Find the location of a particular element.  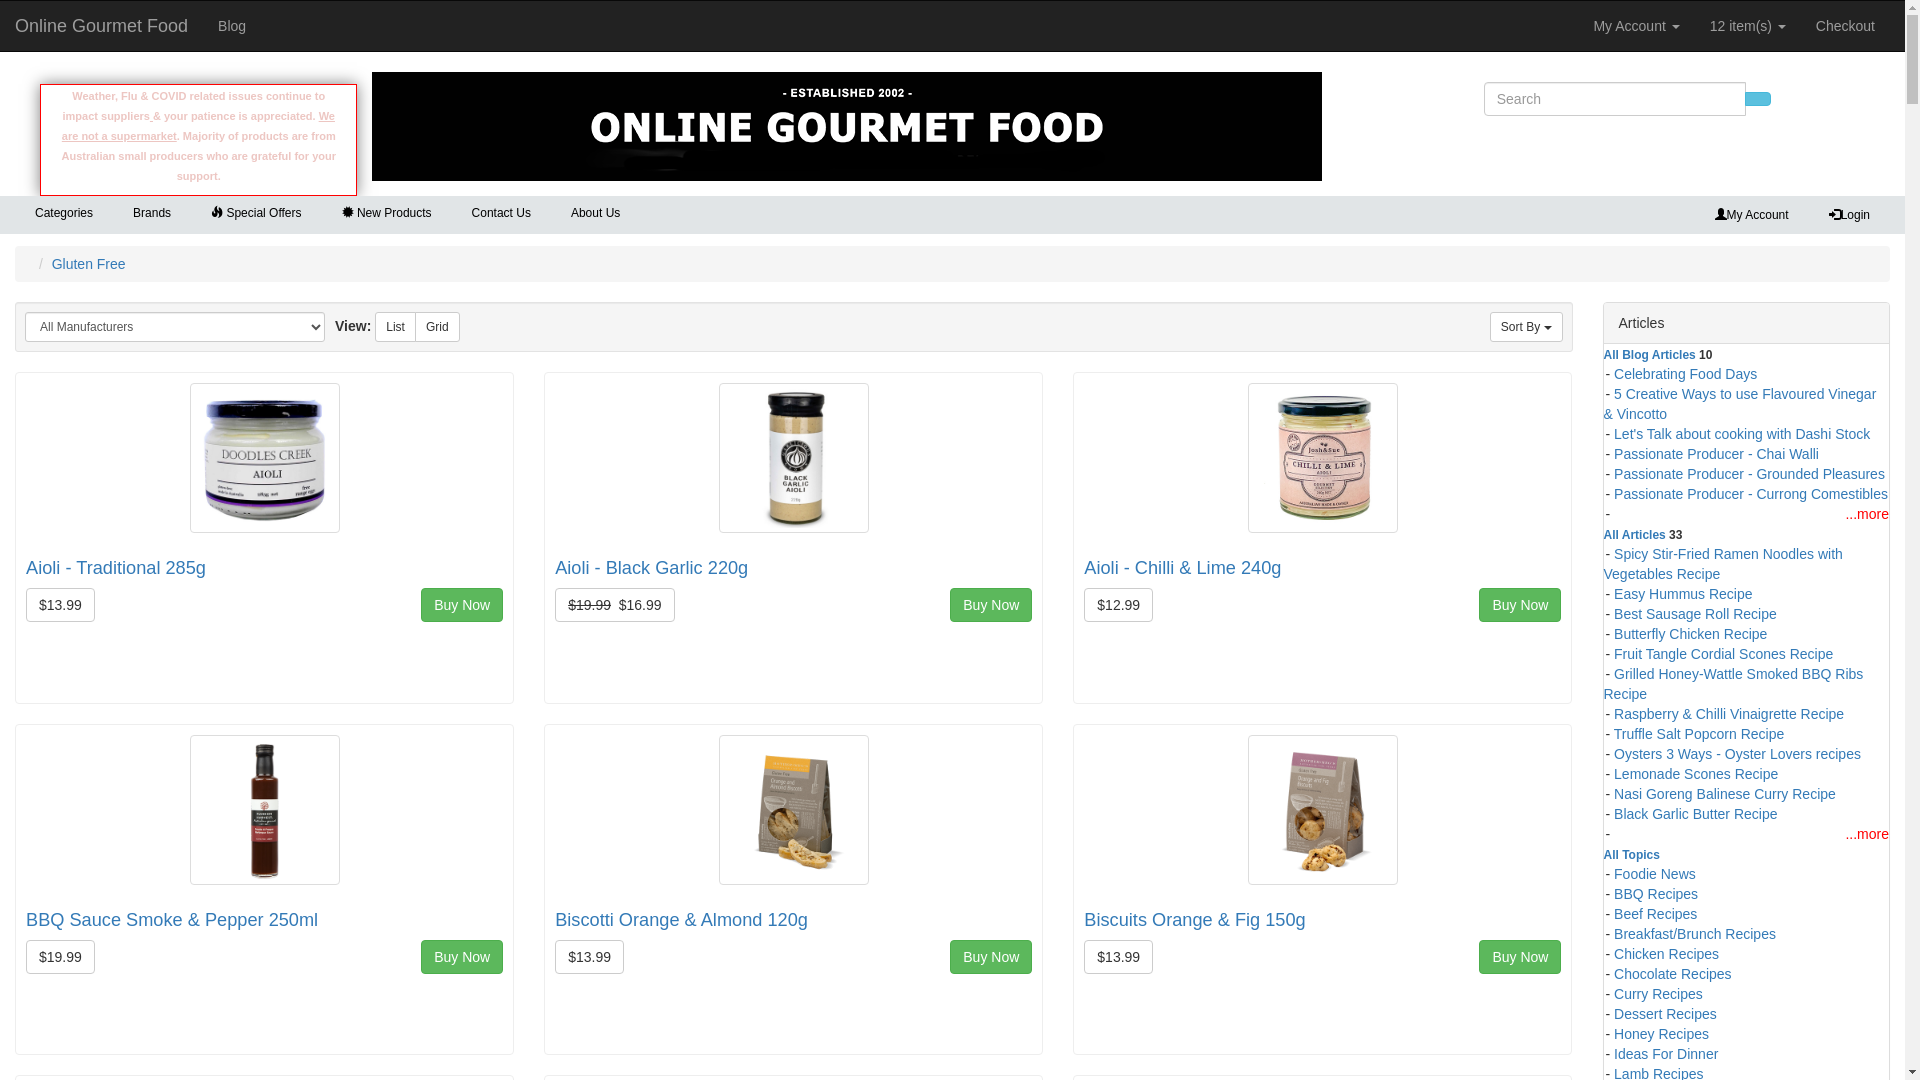

'Buy Now' is located at coordinates (460, 604).